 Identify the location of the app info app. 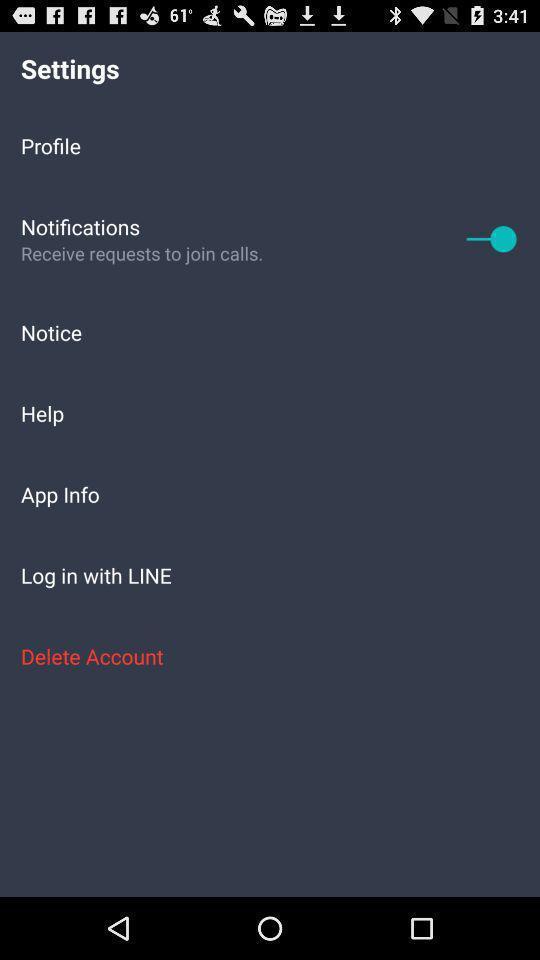
(270, 493).